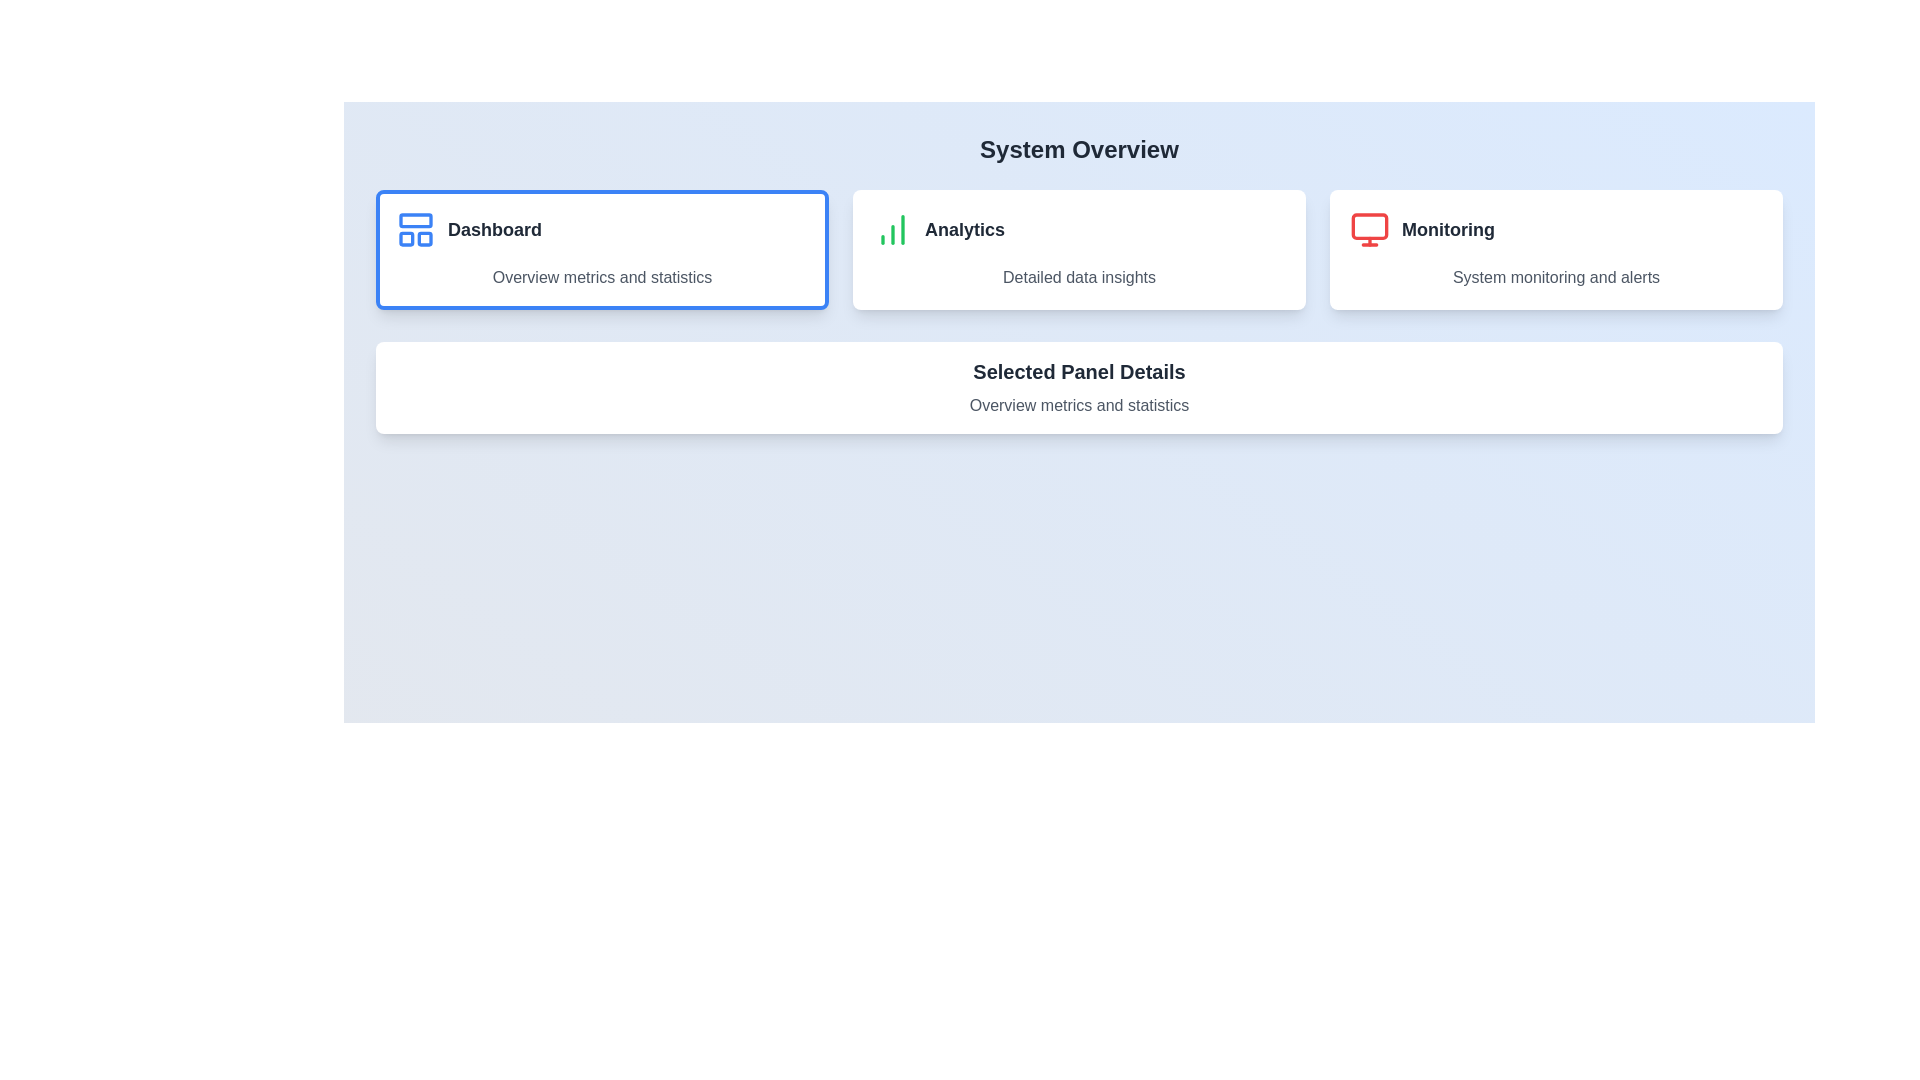 This screenshot has width=1920, height=1080. Describe the element at coordinates (601, 277) in the screenshot. I see `the text label 'Overview metrics and statistics' styled in gray, located under the 'Dashboard' header within a white card with rounded corners and a blue border` at that location.